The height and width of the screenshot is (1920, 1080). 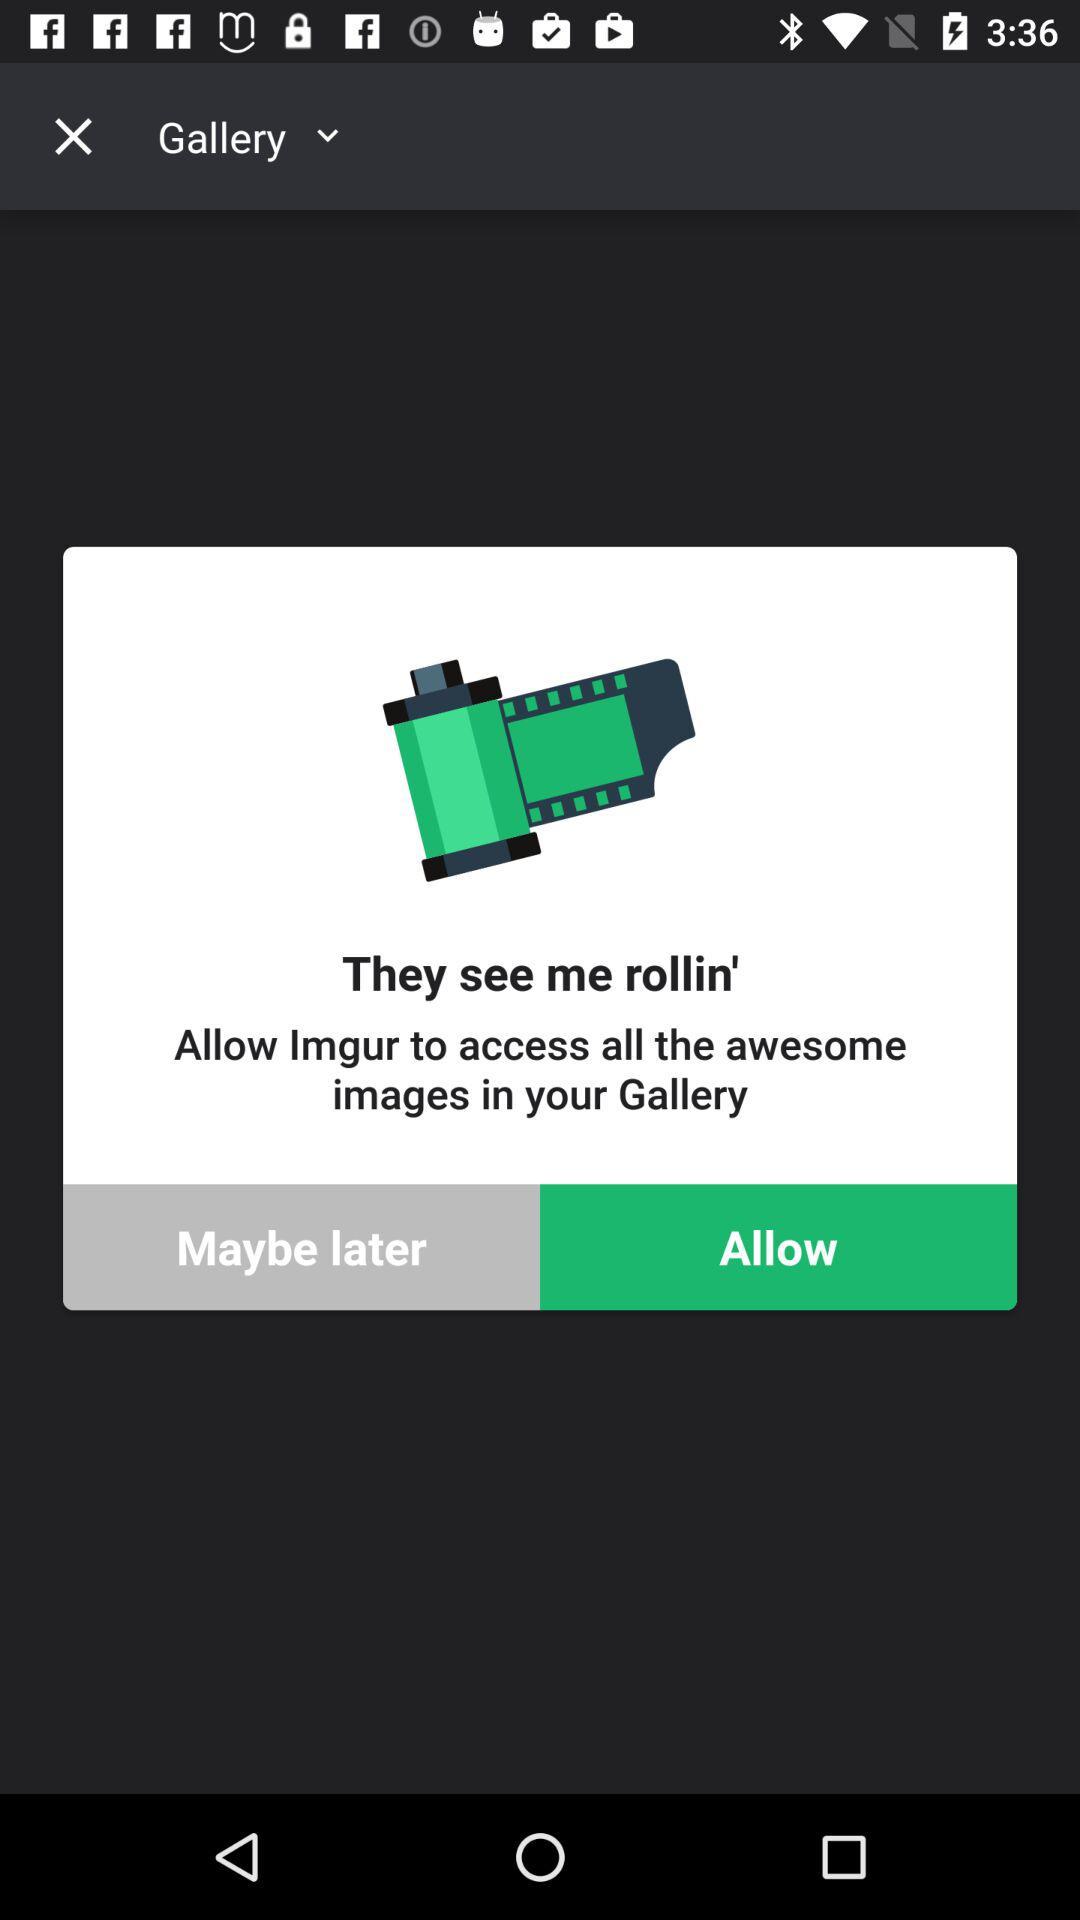 What do you see at coordinates (72, 135) in the screenshot?
I see `the close icon` at bounding box center [72, 135].